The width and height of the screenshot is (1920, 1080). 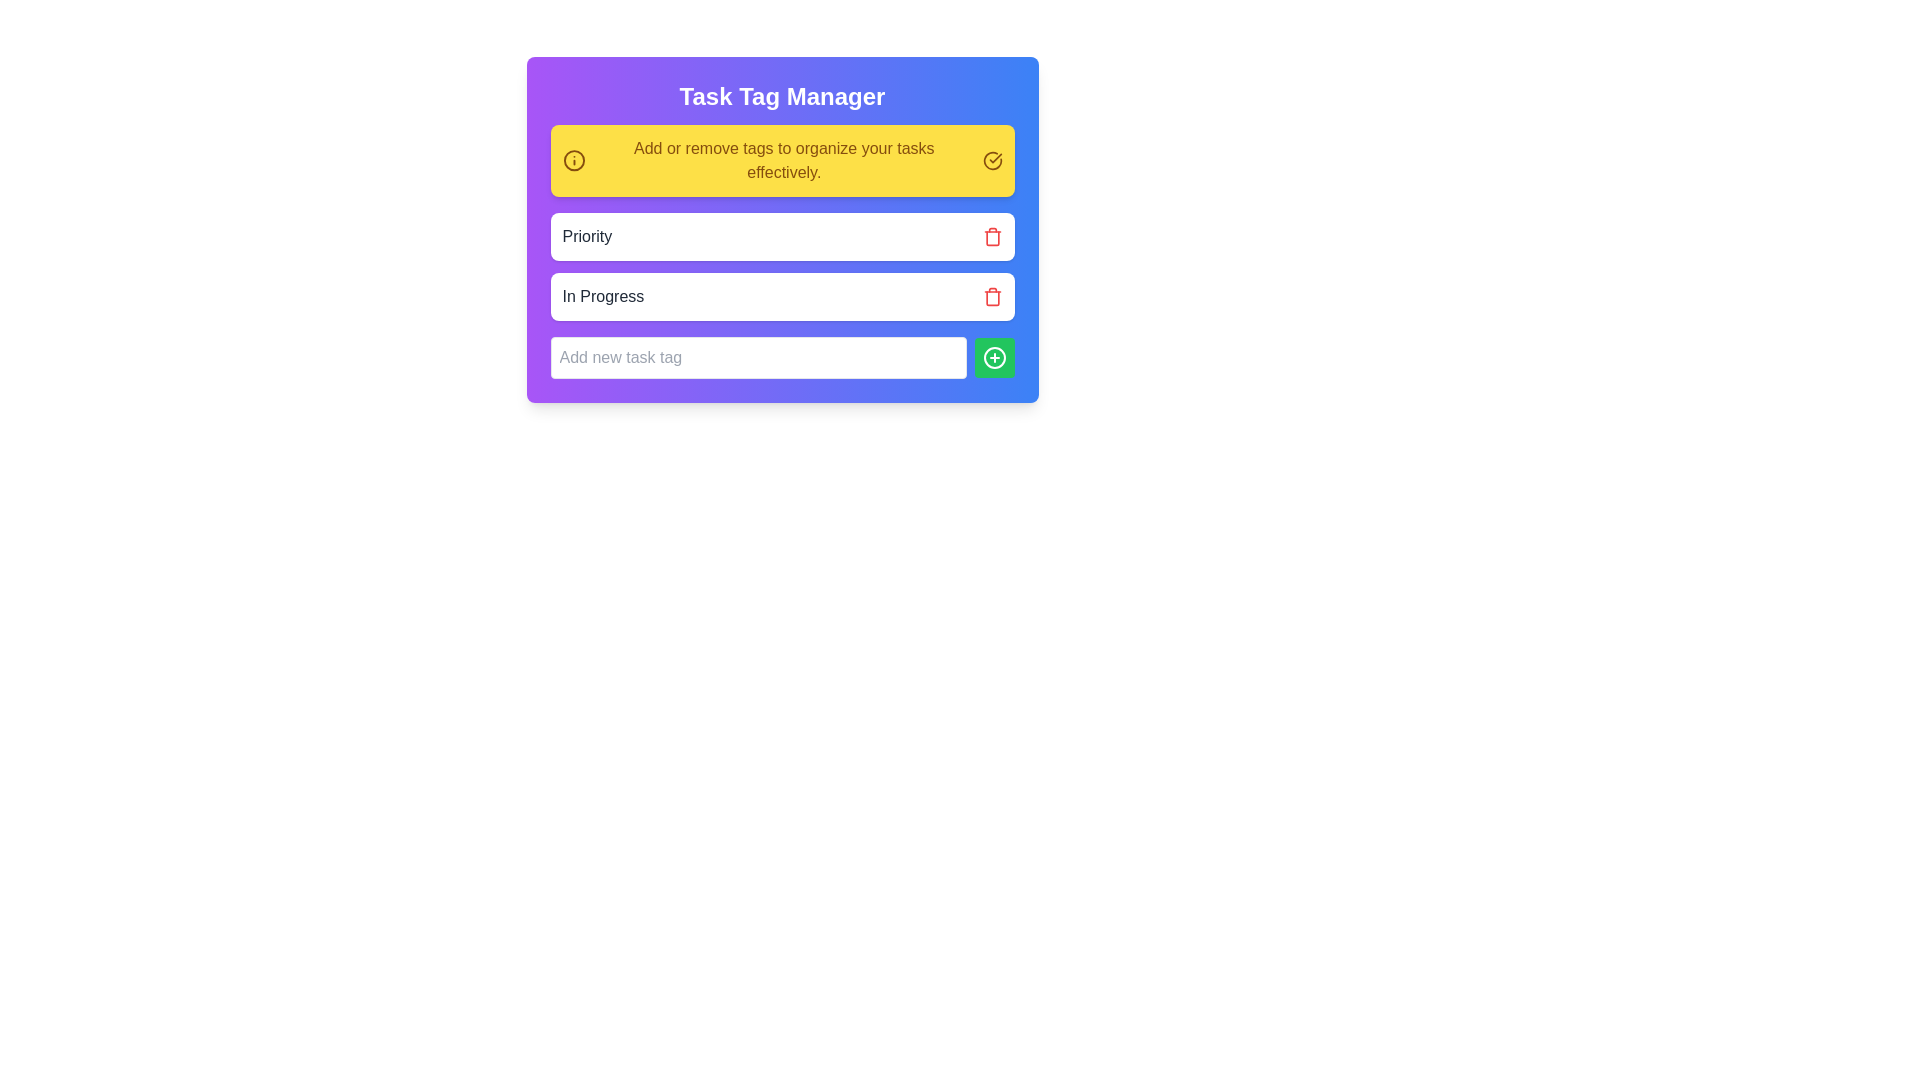 What do you see at coordinates (994, 357) in the screenshot?
I see `the circular green button with a plus sign located at the bottom-right corner of the 'Add new task tag' text input field` at bounding box center [994, 357].